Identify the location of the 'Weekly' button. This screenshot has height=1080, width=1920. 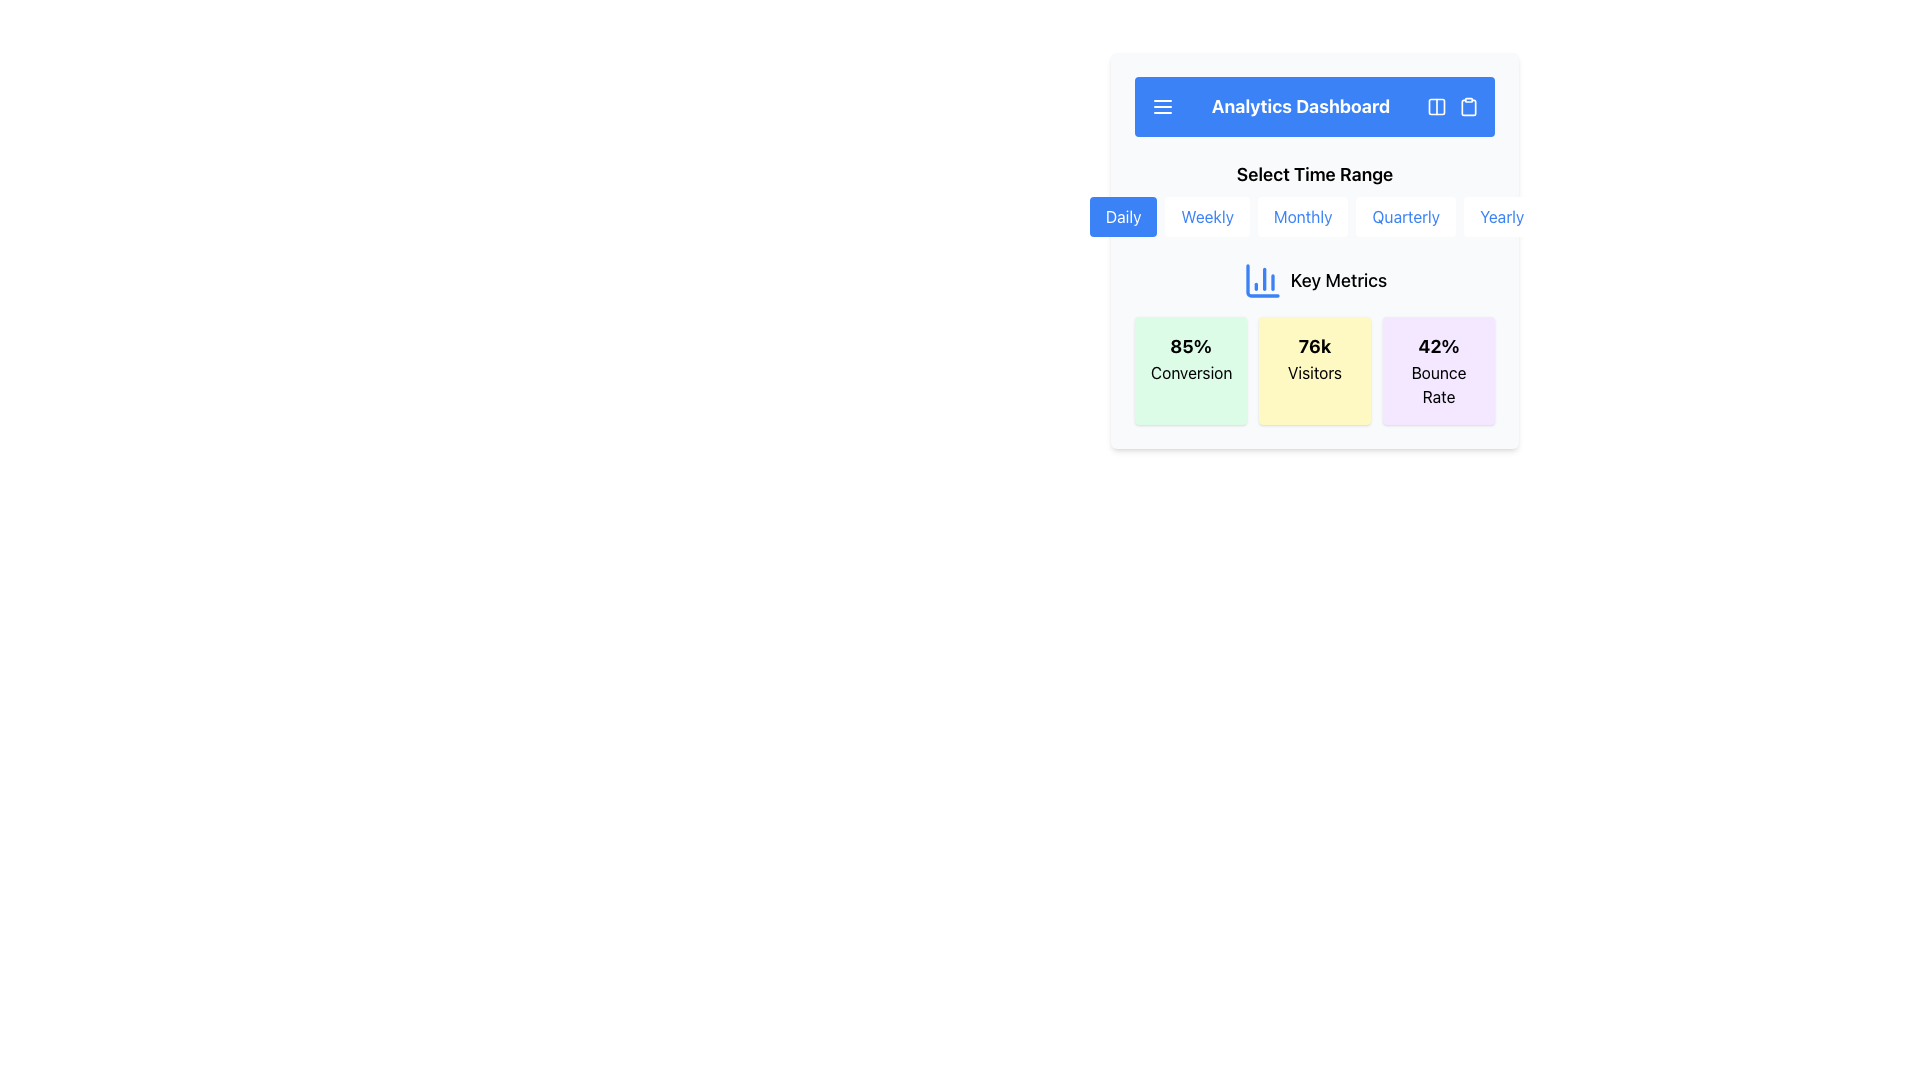
(1206, 216).